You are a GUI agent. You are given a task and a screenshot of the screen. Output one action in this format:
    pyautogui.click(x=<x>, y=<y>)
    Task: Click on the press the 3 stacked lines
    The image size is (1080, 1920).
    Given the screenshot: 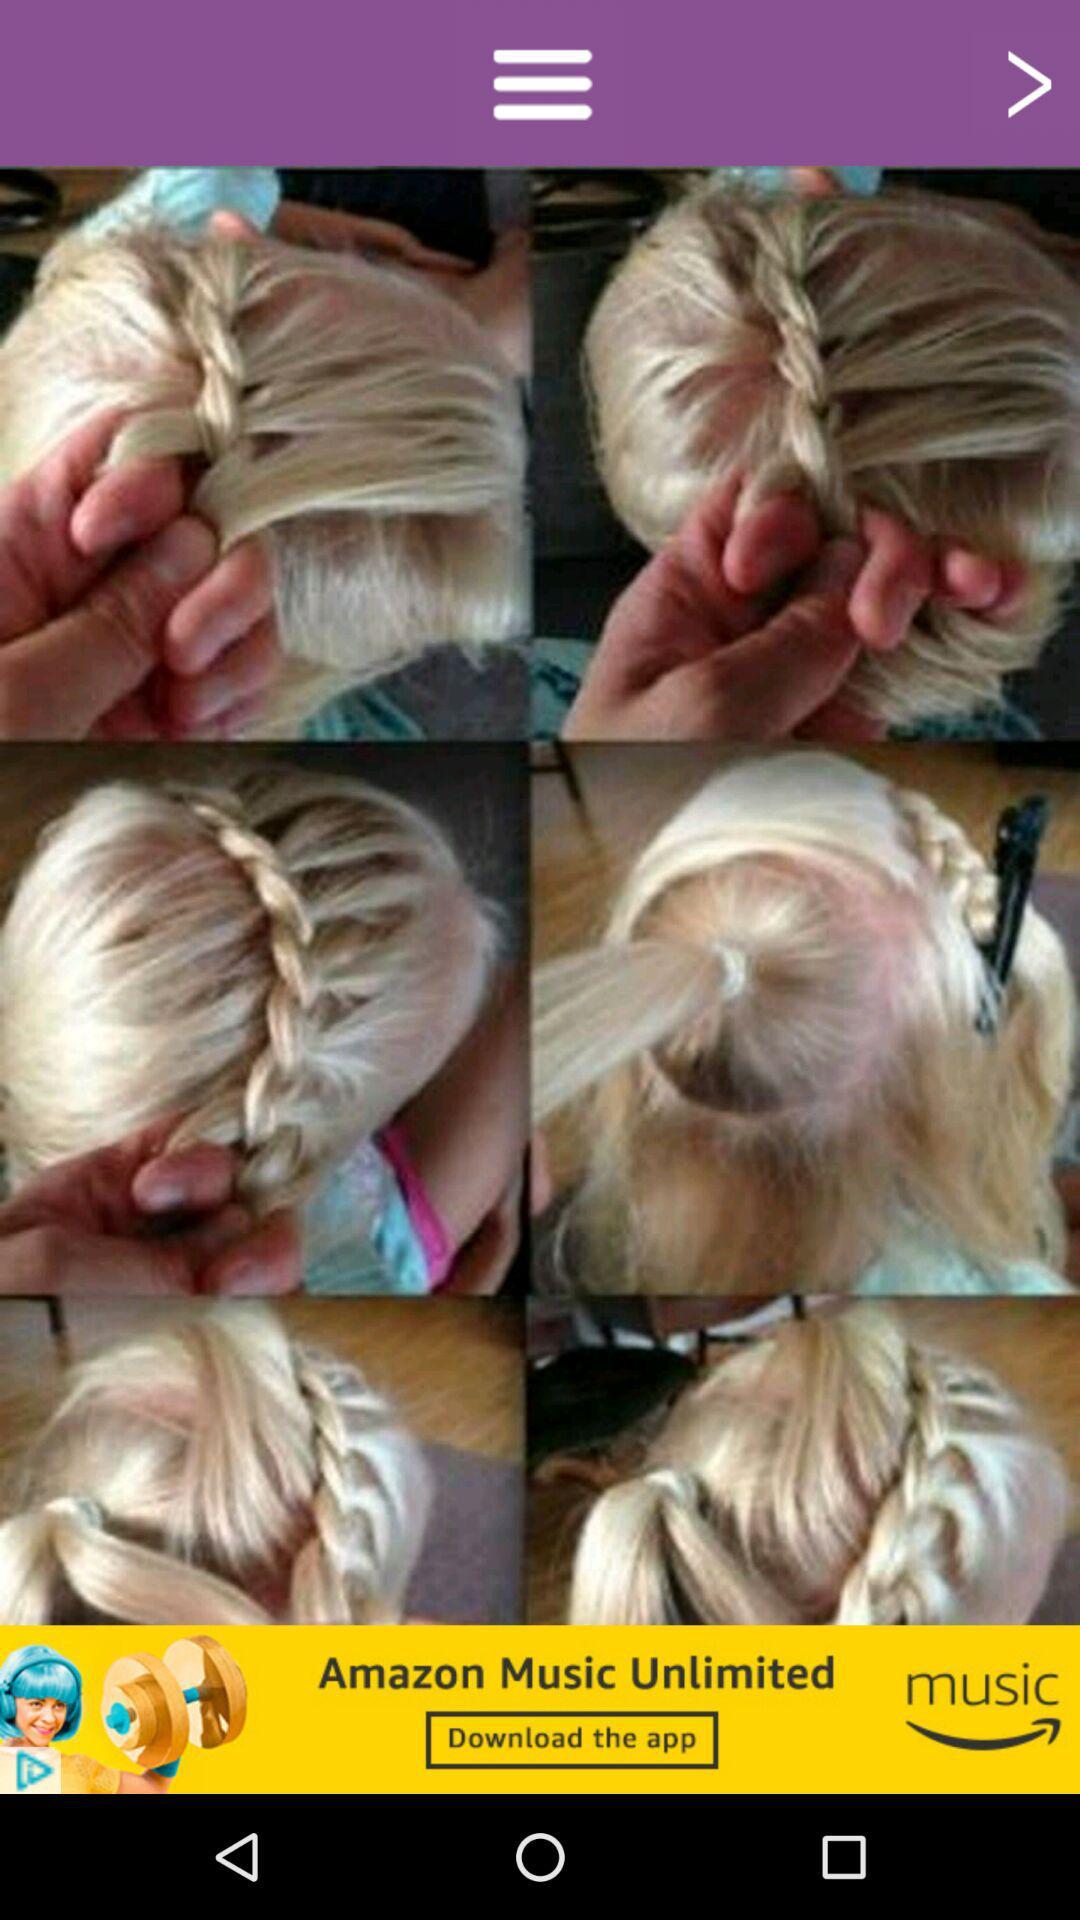 What is the action you would take?
    pyautogui.click(x=540, y=81)
    